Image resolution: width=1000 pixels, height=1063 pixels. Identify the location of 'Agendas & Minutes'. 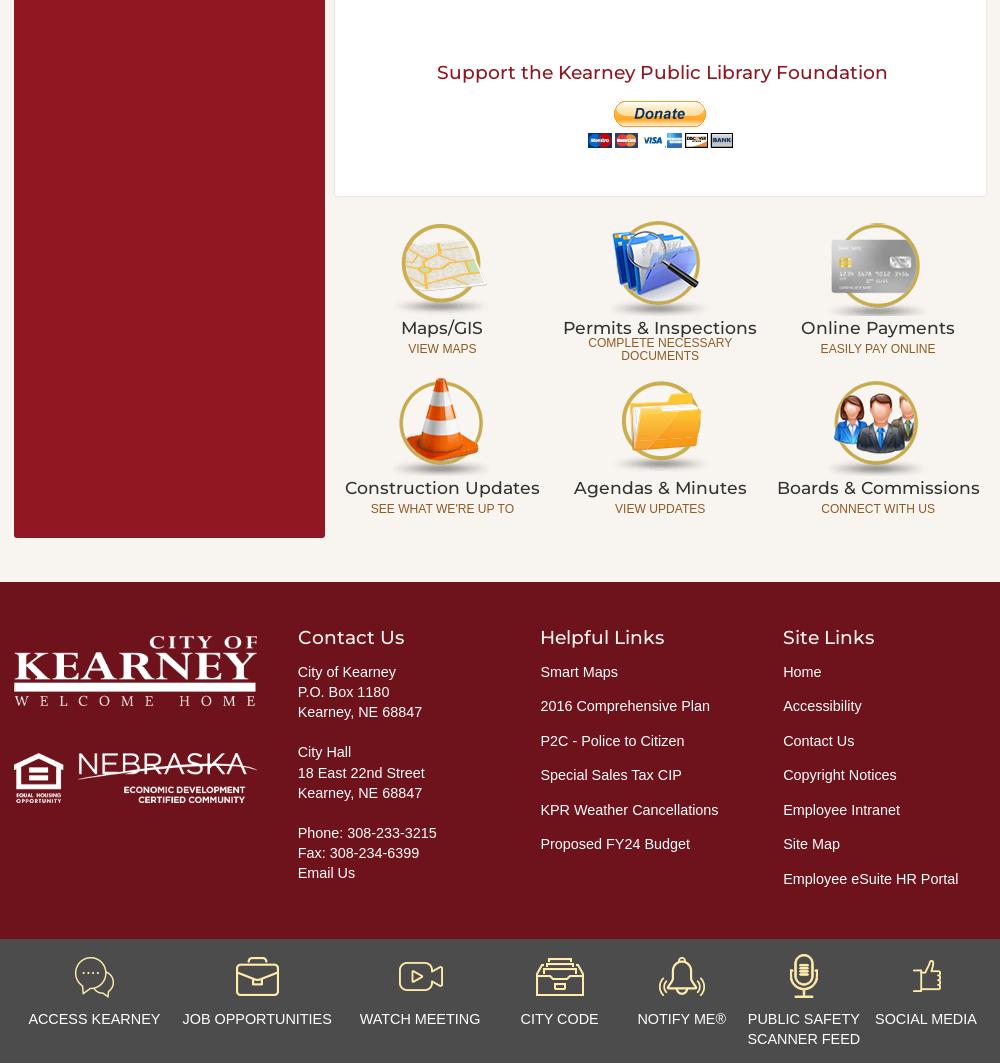
(659, 486).